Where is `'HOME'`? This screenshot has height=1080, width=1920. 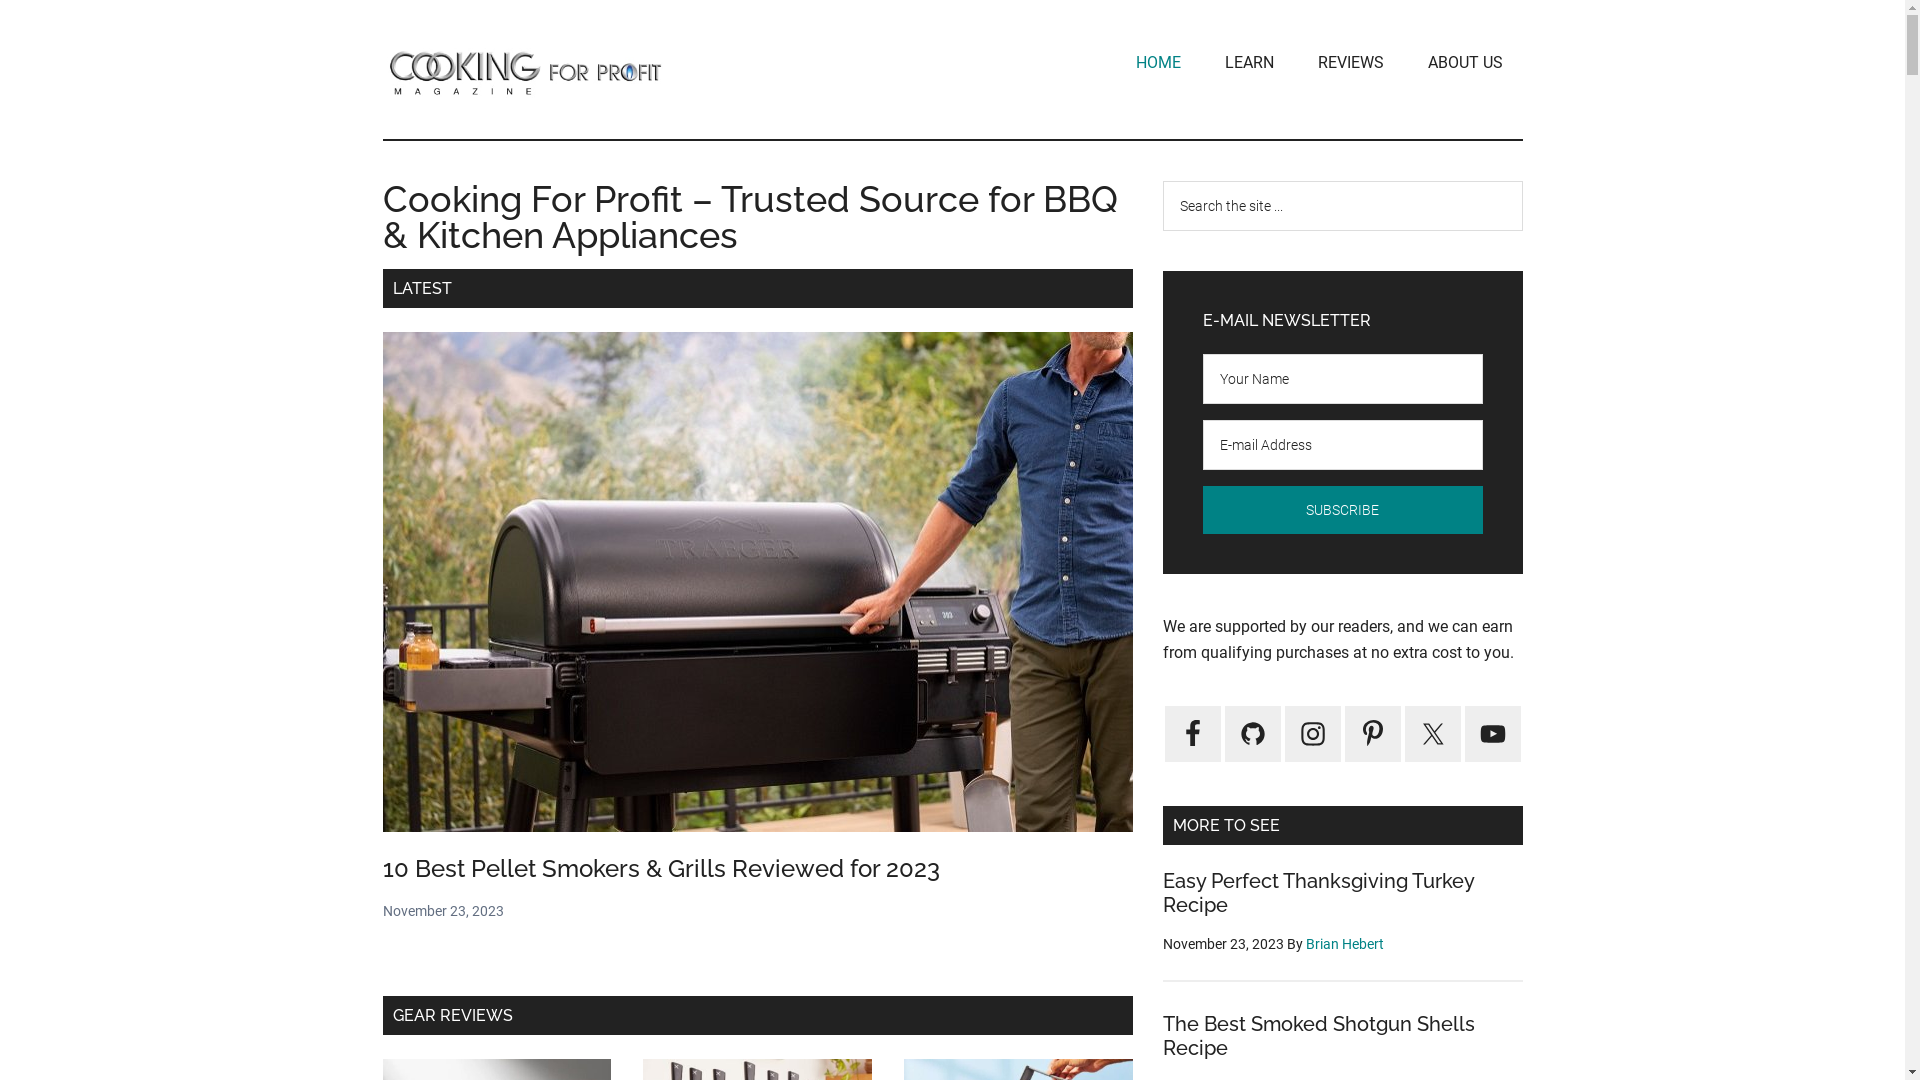 'HOME' is located at coordinates (1158, 61).